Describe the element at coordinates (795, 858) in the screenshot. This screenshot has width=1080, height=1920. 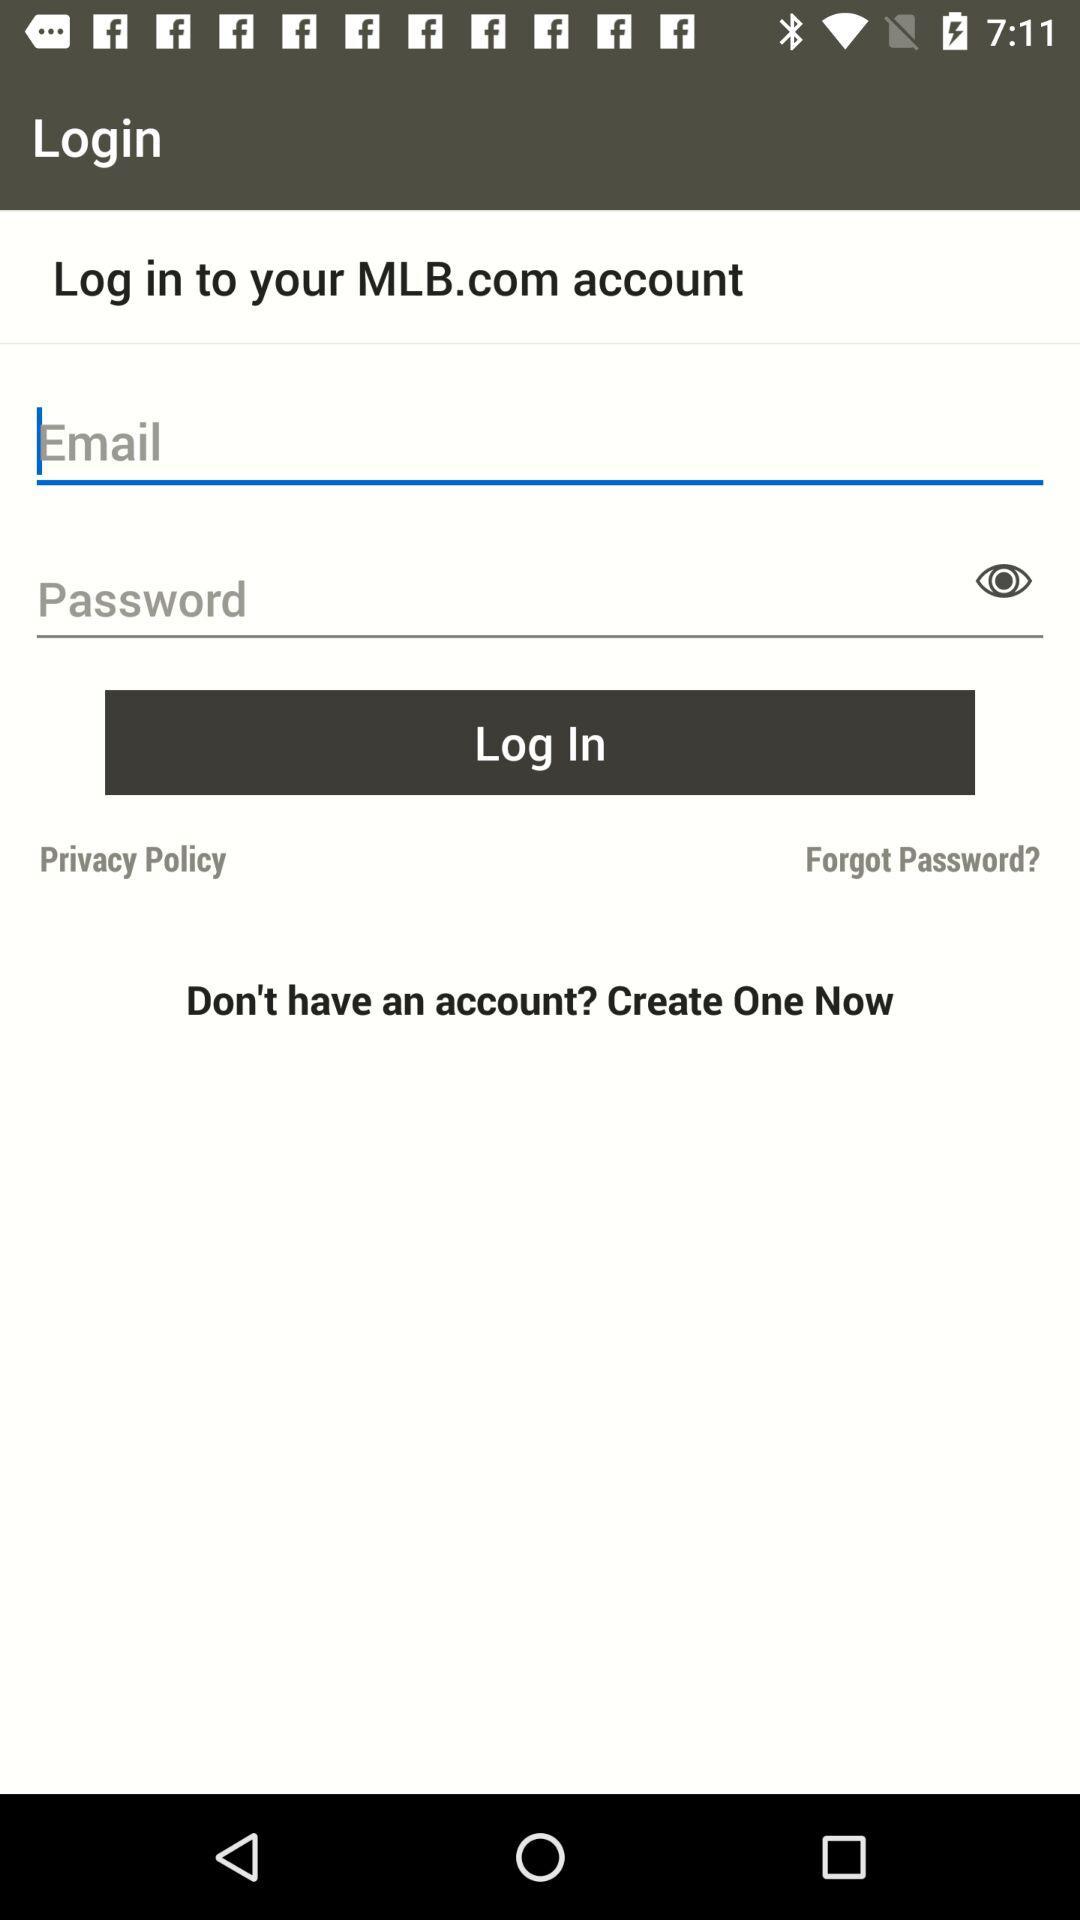
I see `the icon to the right of privacy policy icon` at that location.